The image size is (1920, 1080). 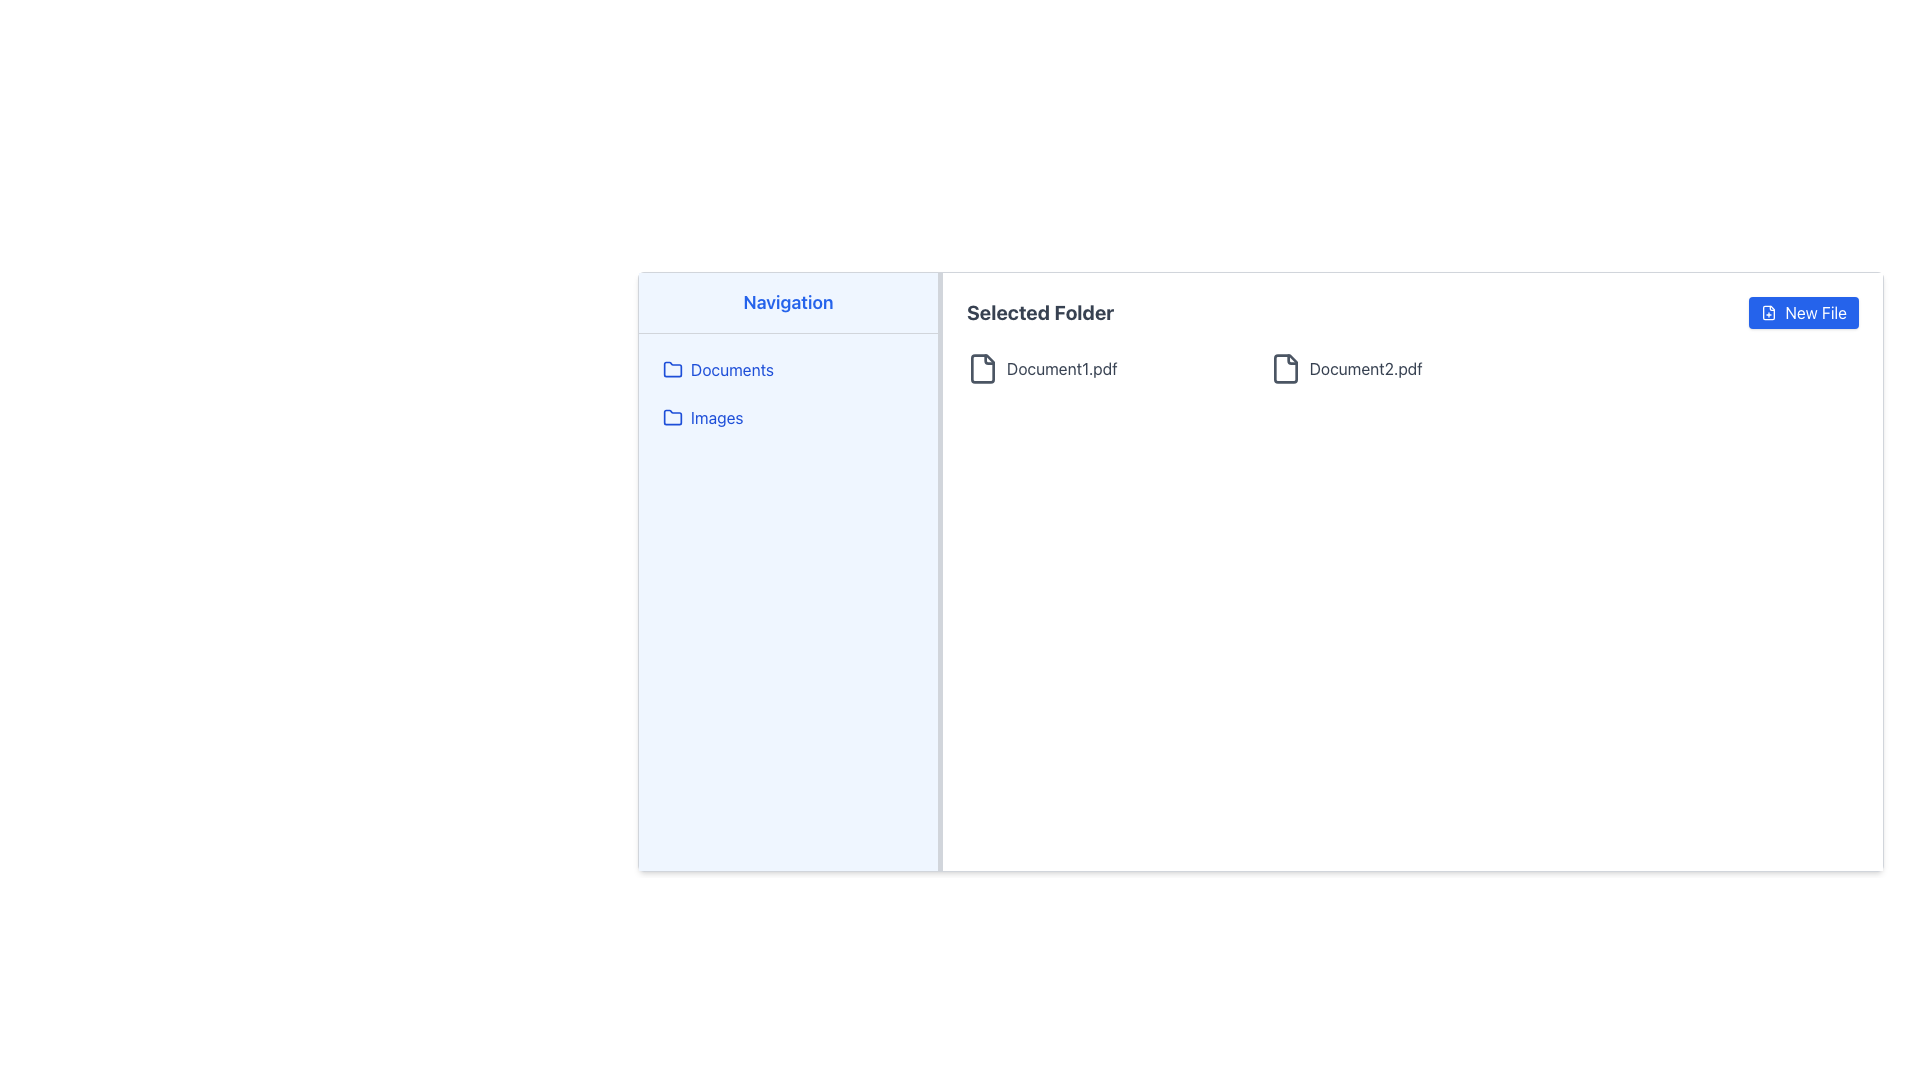 What do you see at coordinates (672, 415) in the screenshot?
I see `the blue folder icon button located in the navigation sidebar, which is the second icon under the 'Navigation' section` at bounding box center [672, 415].